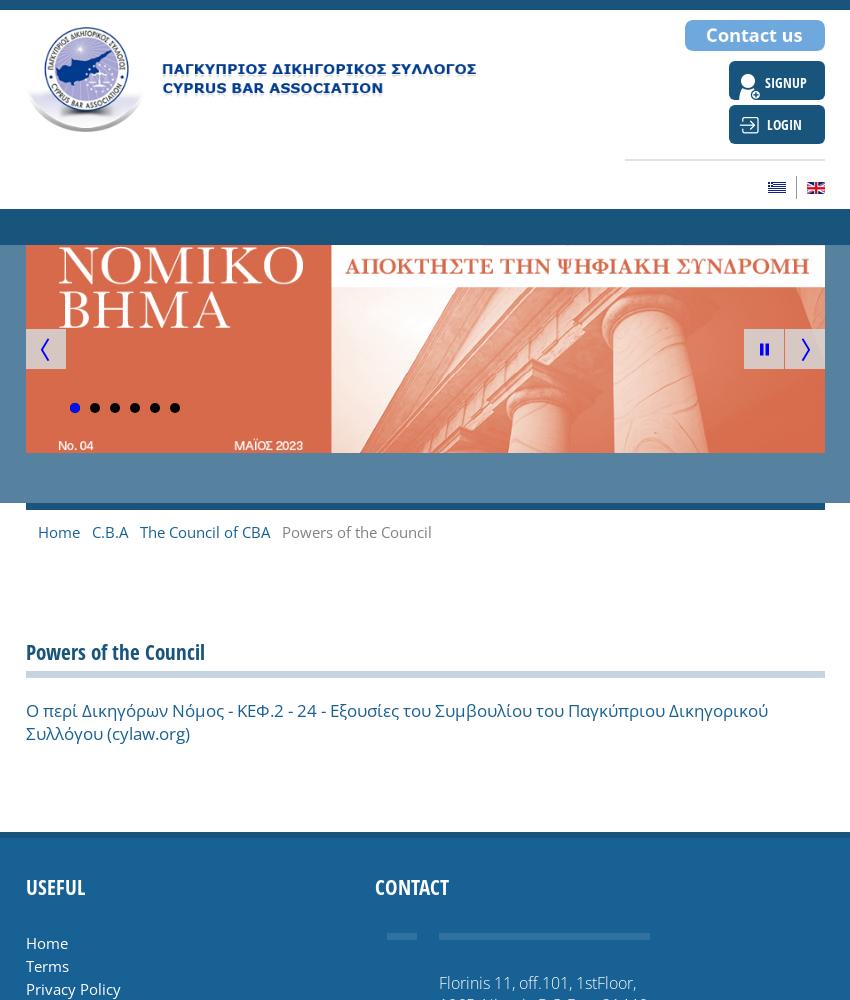 The height and width of the screenshot is (1000, 850). Describe the element at coordinates (411, 887) in the screenshot. I see `'Contact'` at that location.